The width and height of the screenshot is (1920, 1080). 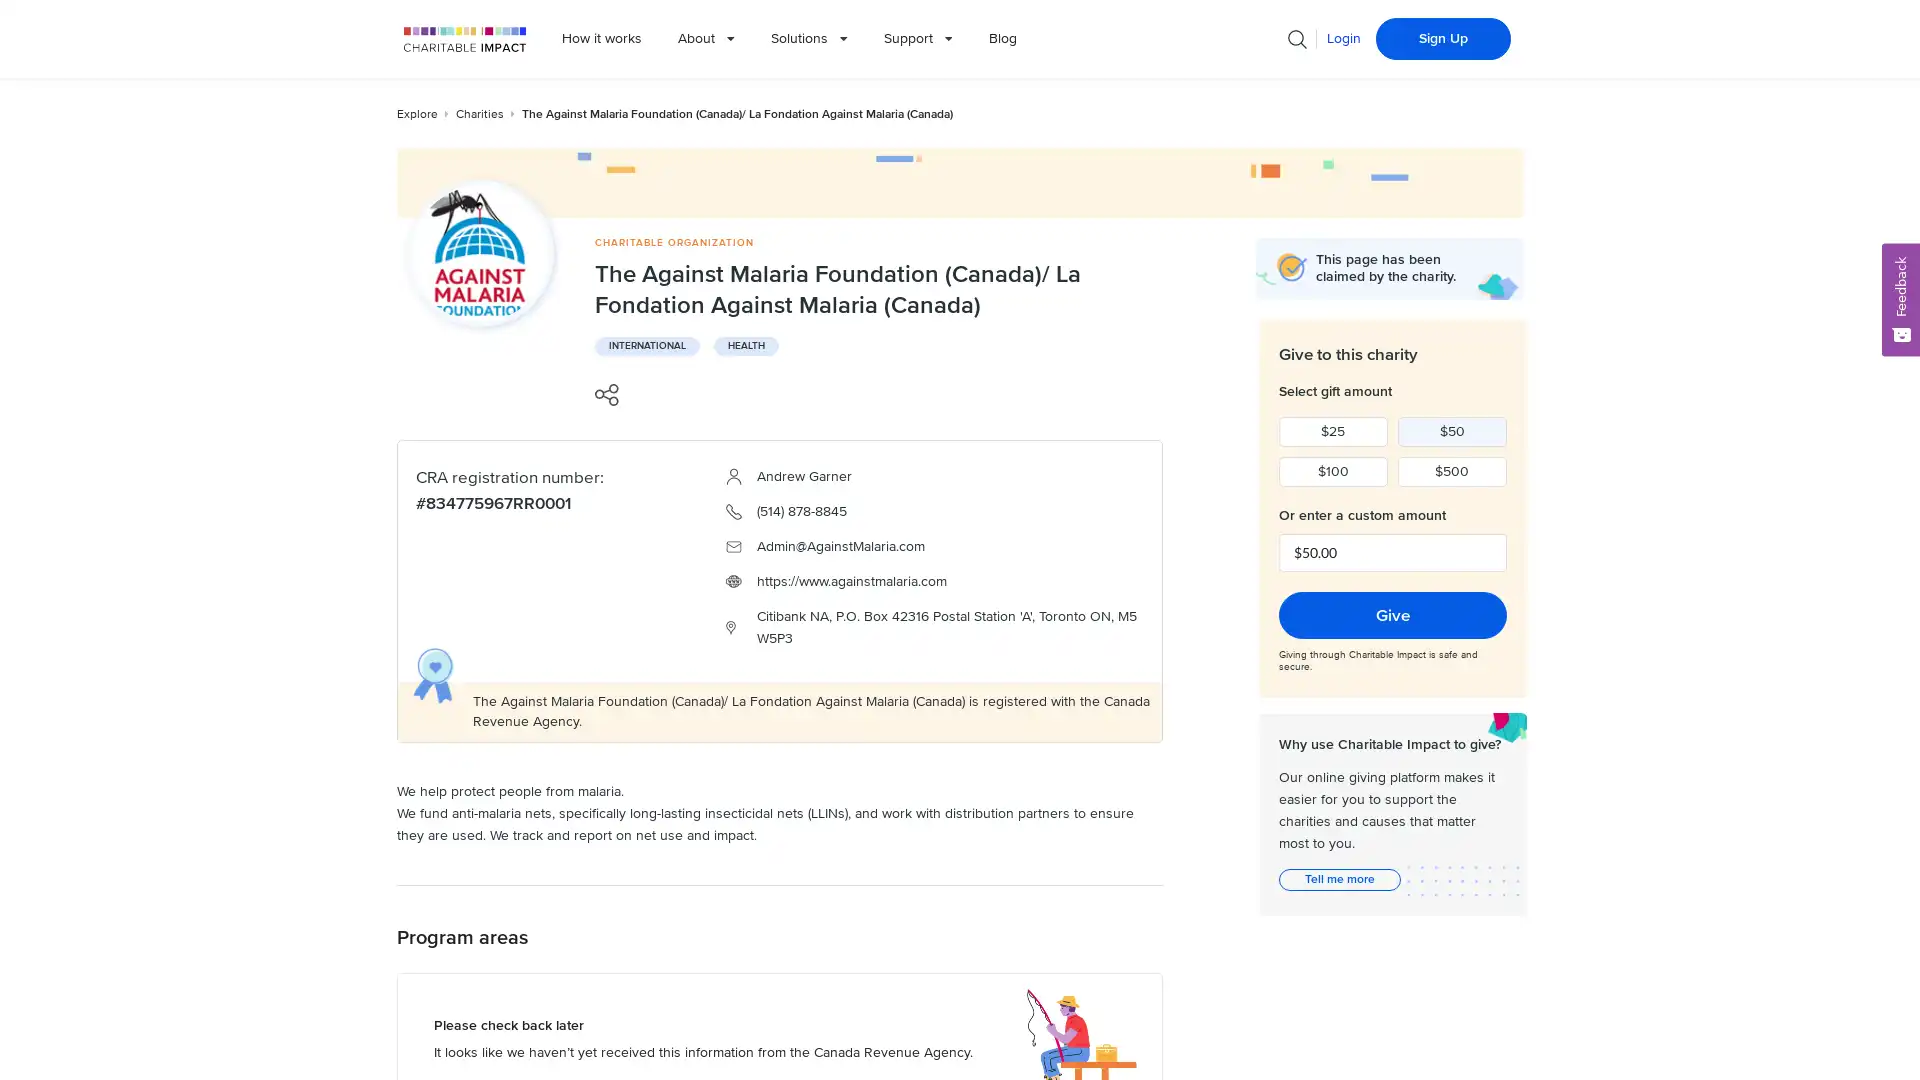 What do you see at coordinates (1339, 878) in the screenshot?
I see `Tell me more` at bounding box center [1339, 878].